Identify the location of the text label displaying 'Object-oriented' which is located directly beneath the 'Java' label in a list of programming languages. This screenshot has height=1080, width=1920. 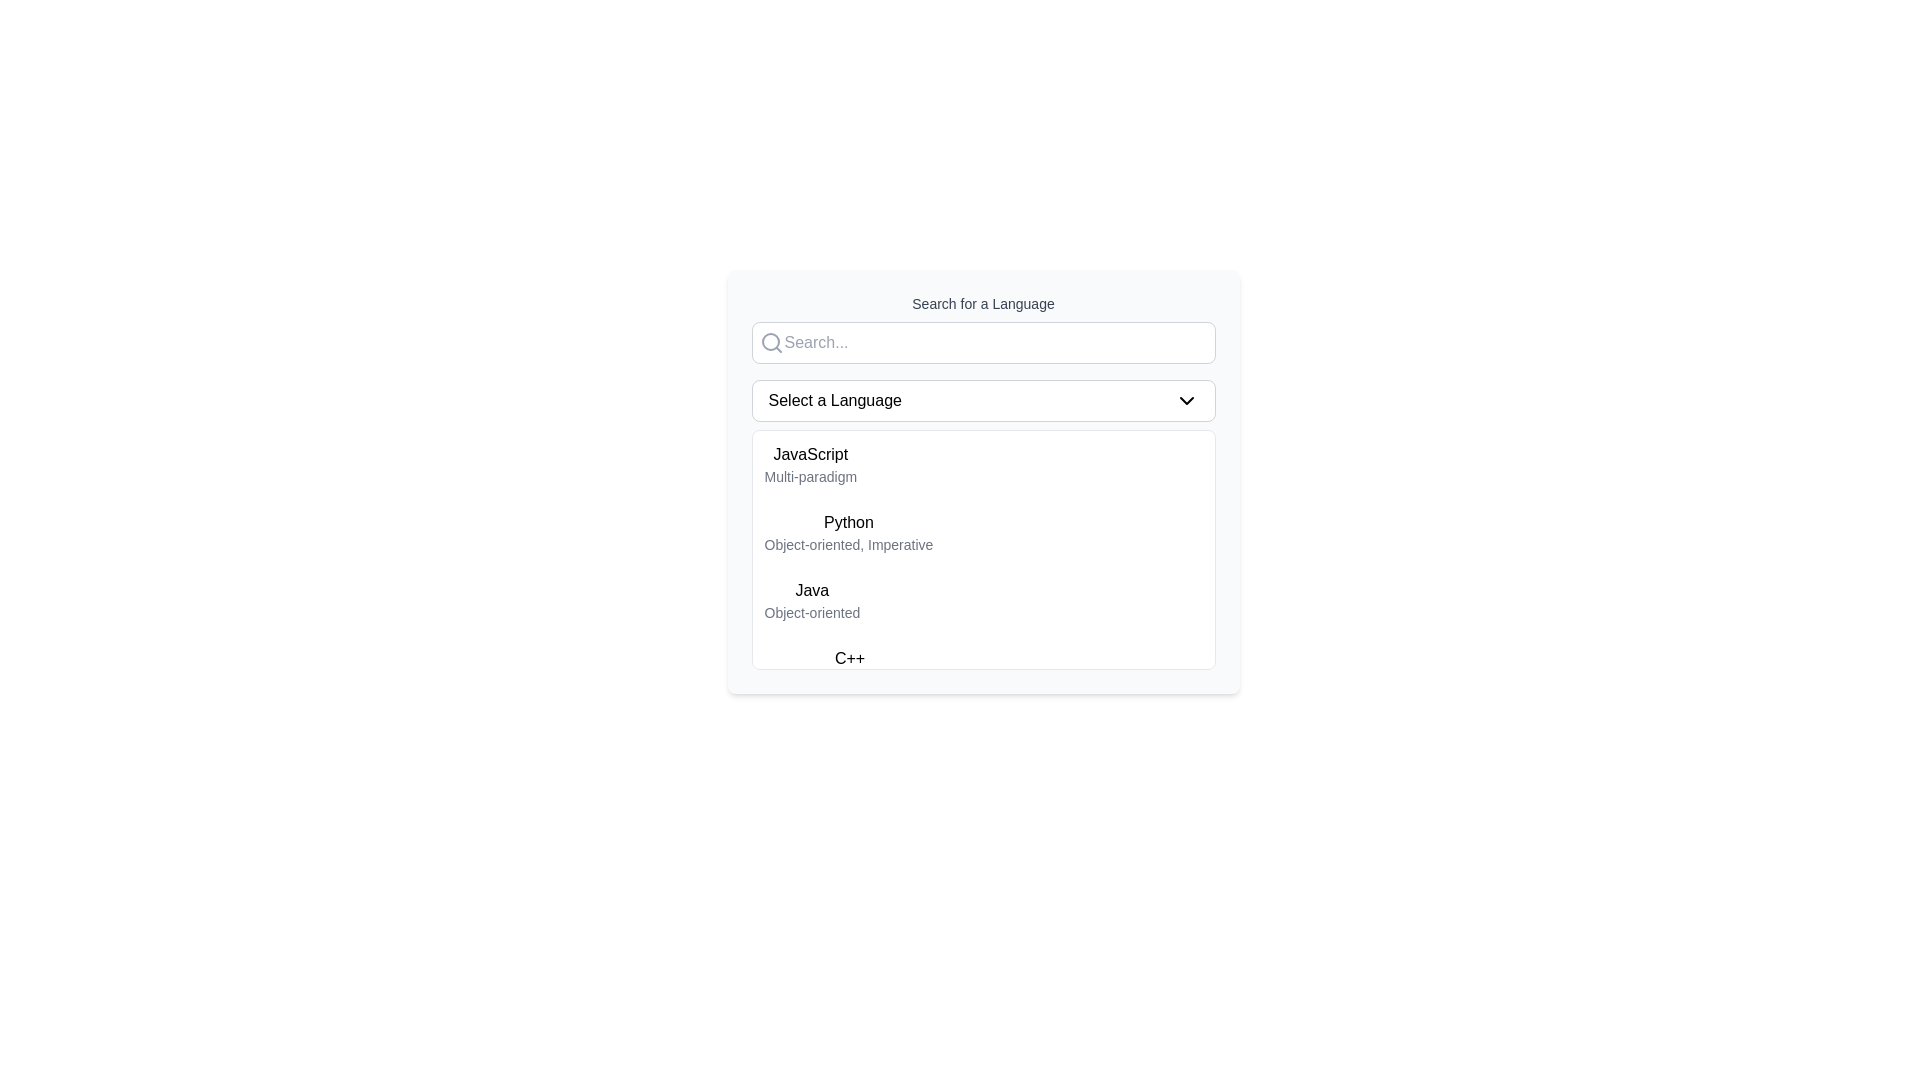
(812, 612).